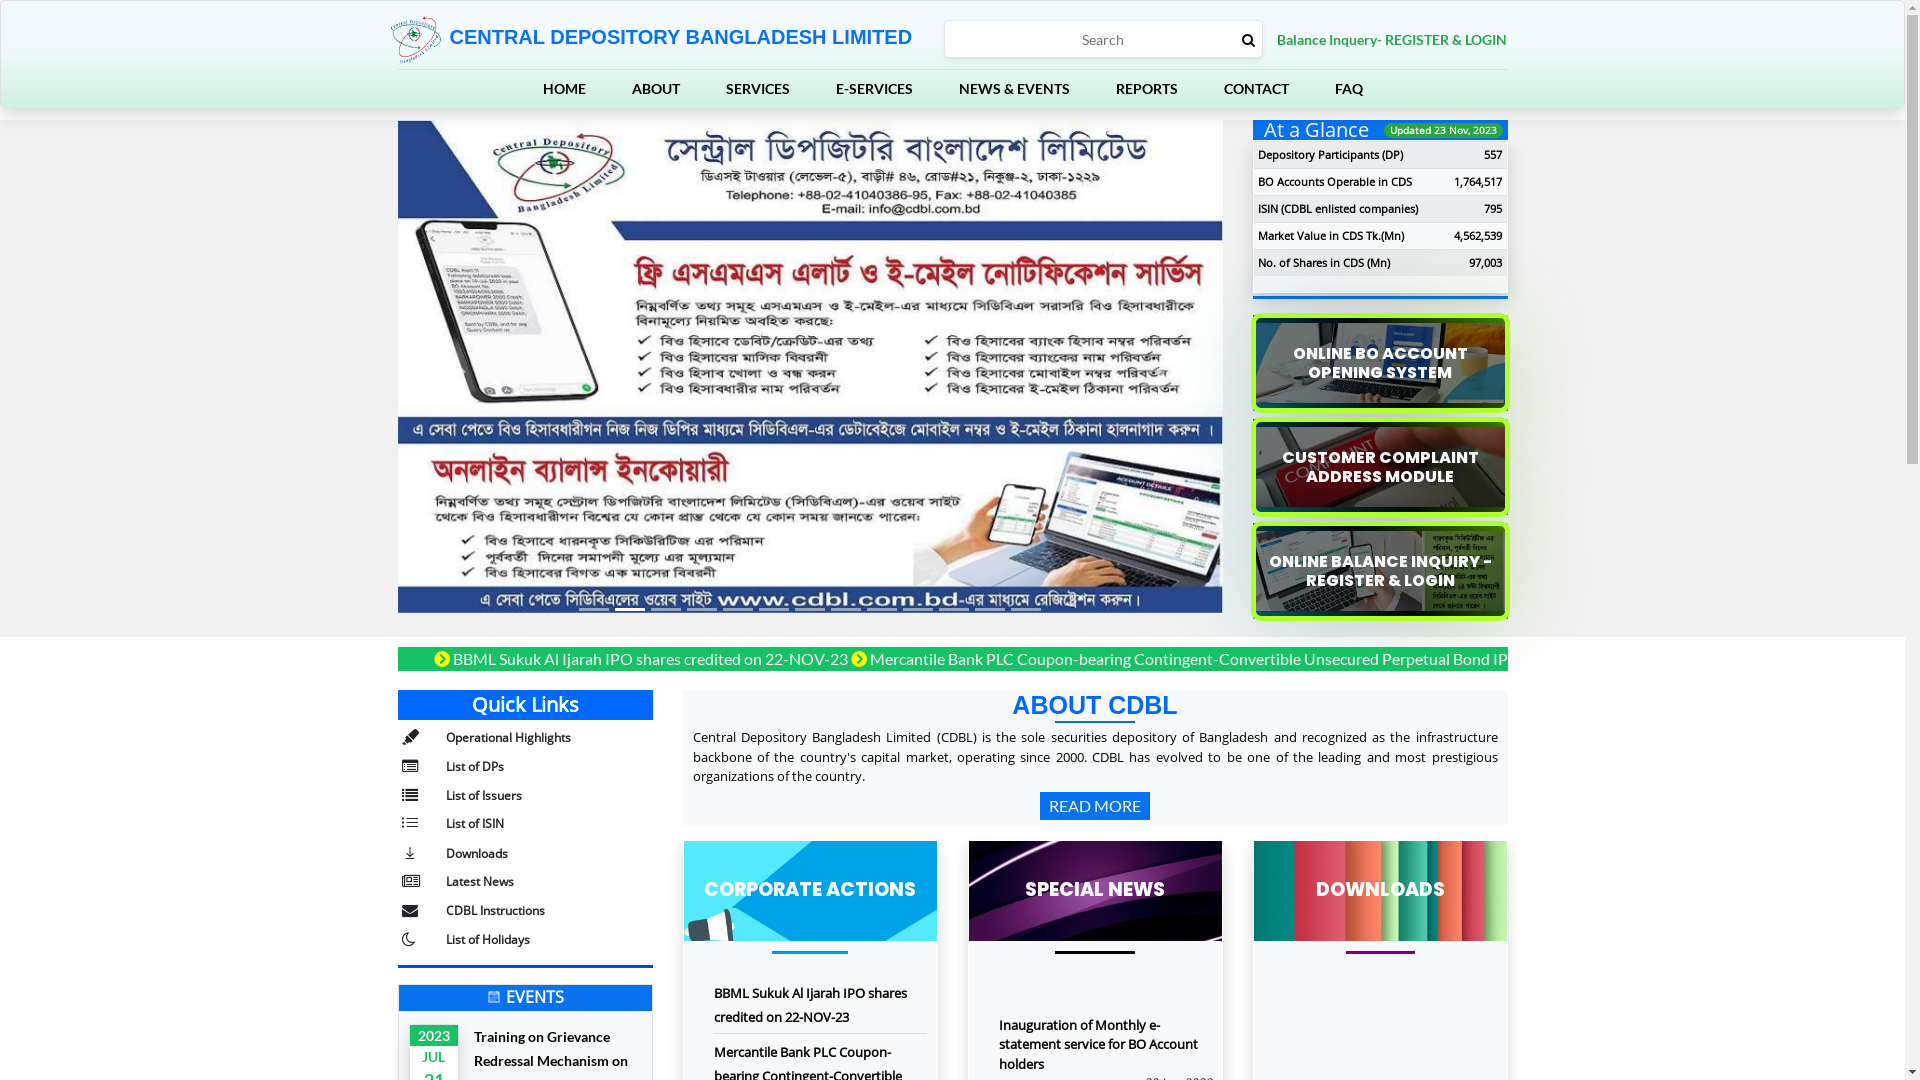  What do you see at coordinates (1040, 805) in the screenshot?
I see `'READ MORE'` at bounding box center [1040, 805].